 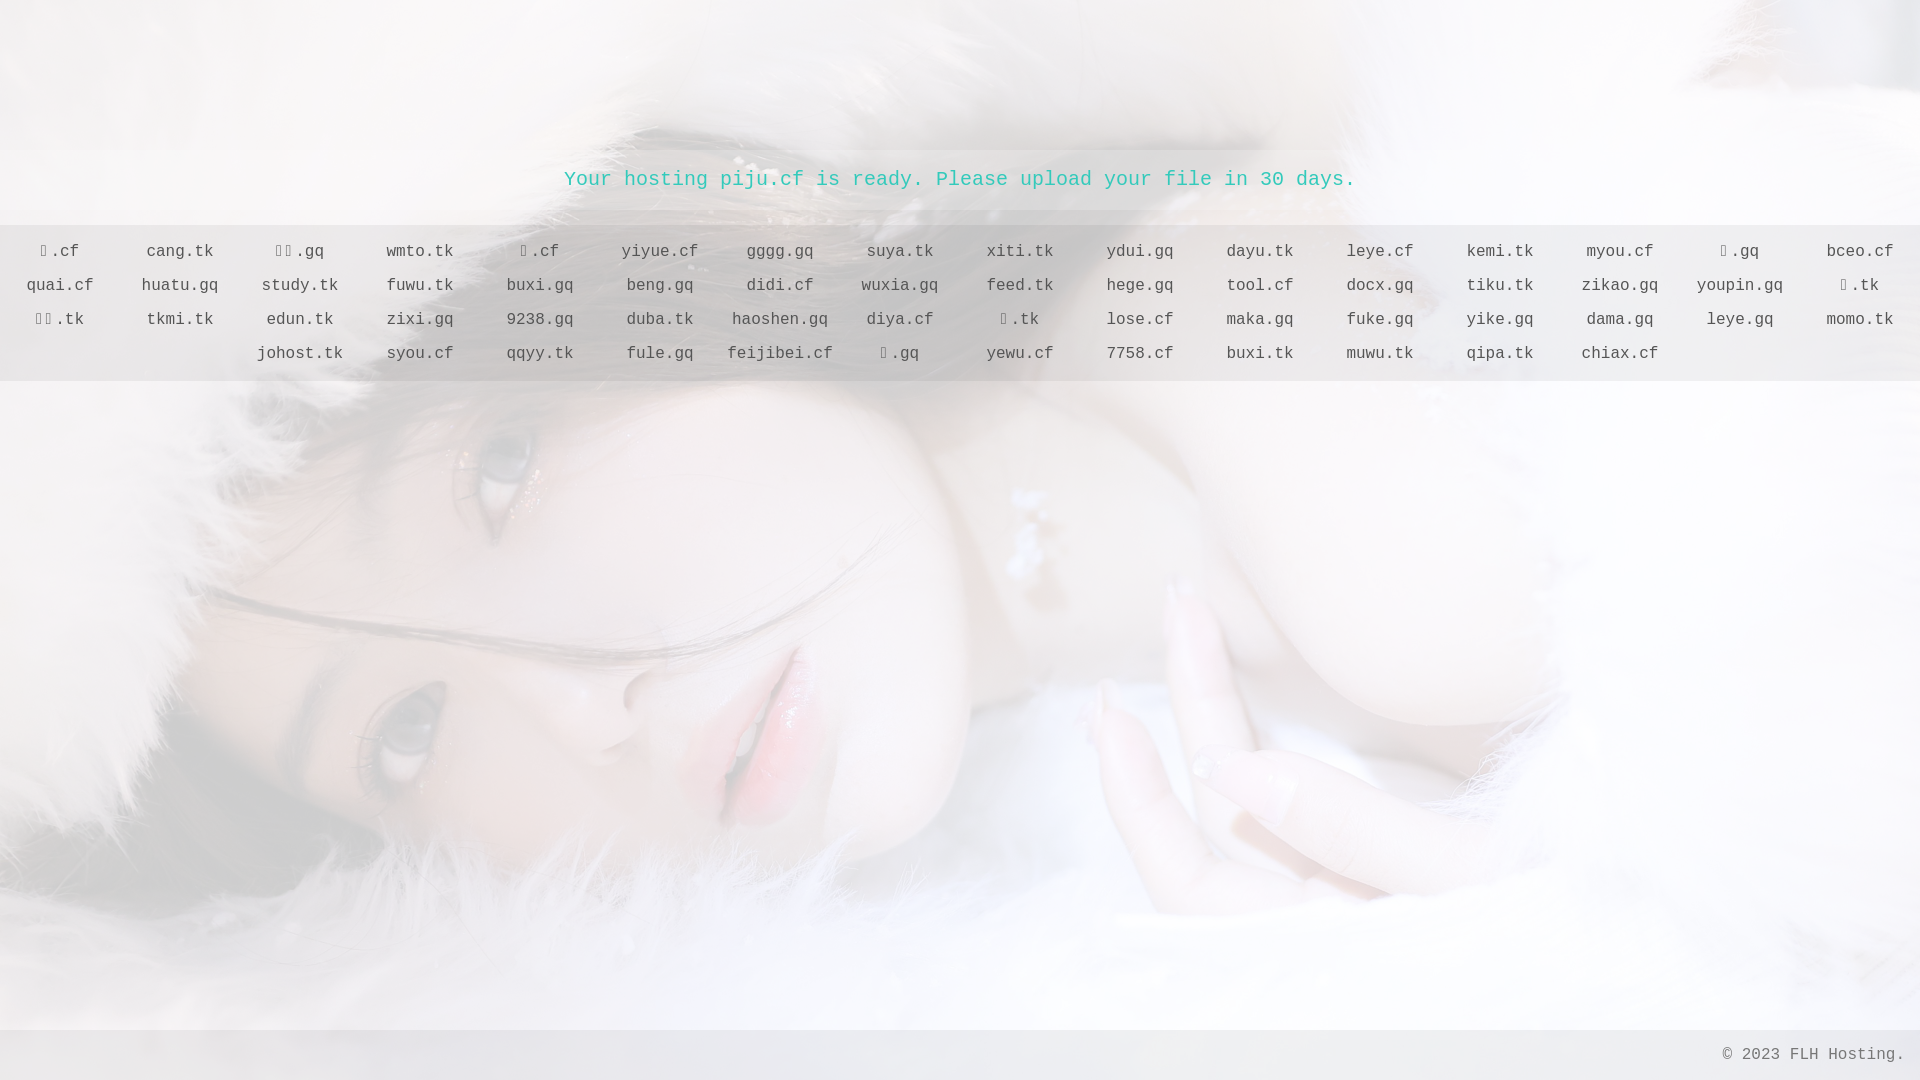 I want to click on 'xiti.tk', so click(x=960, y=250).